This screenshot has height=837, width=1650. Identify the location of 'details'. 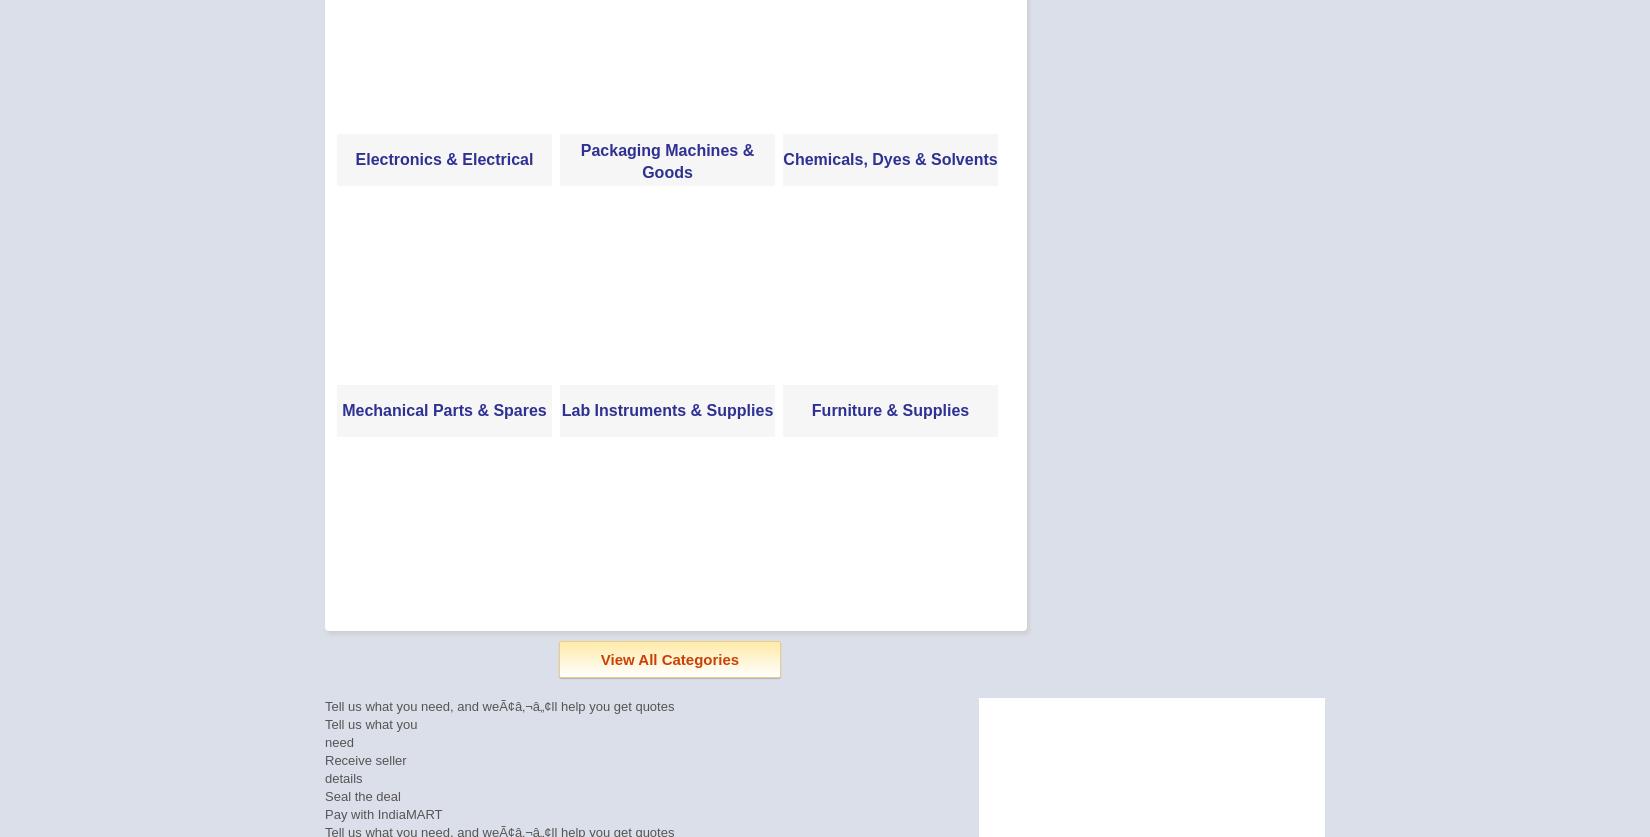
(325, 777).